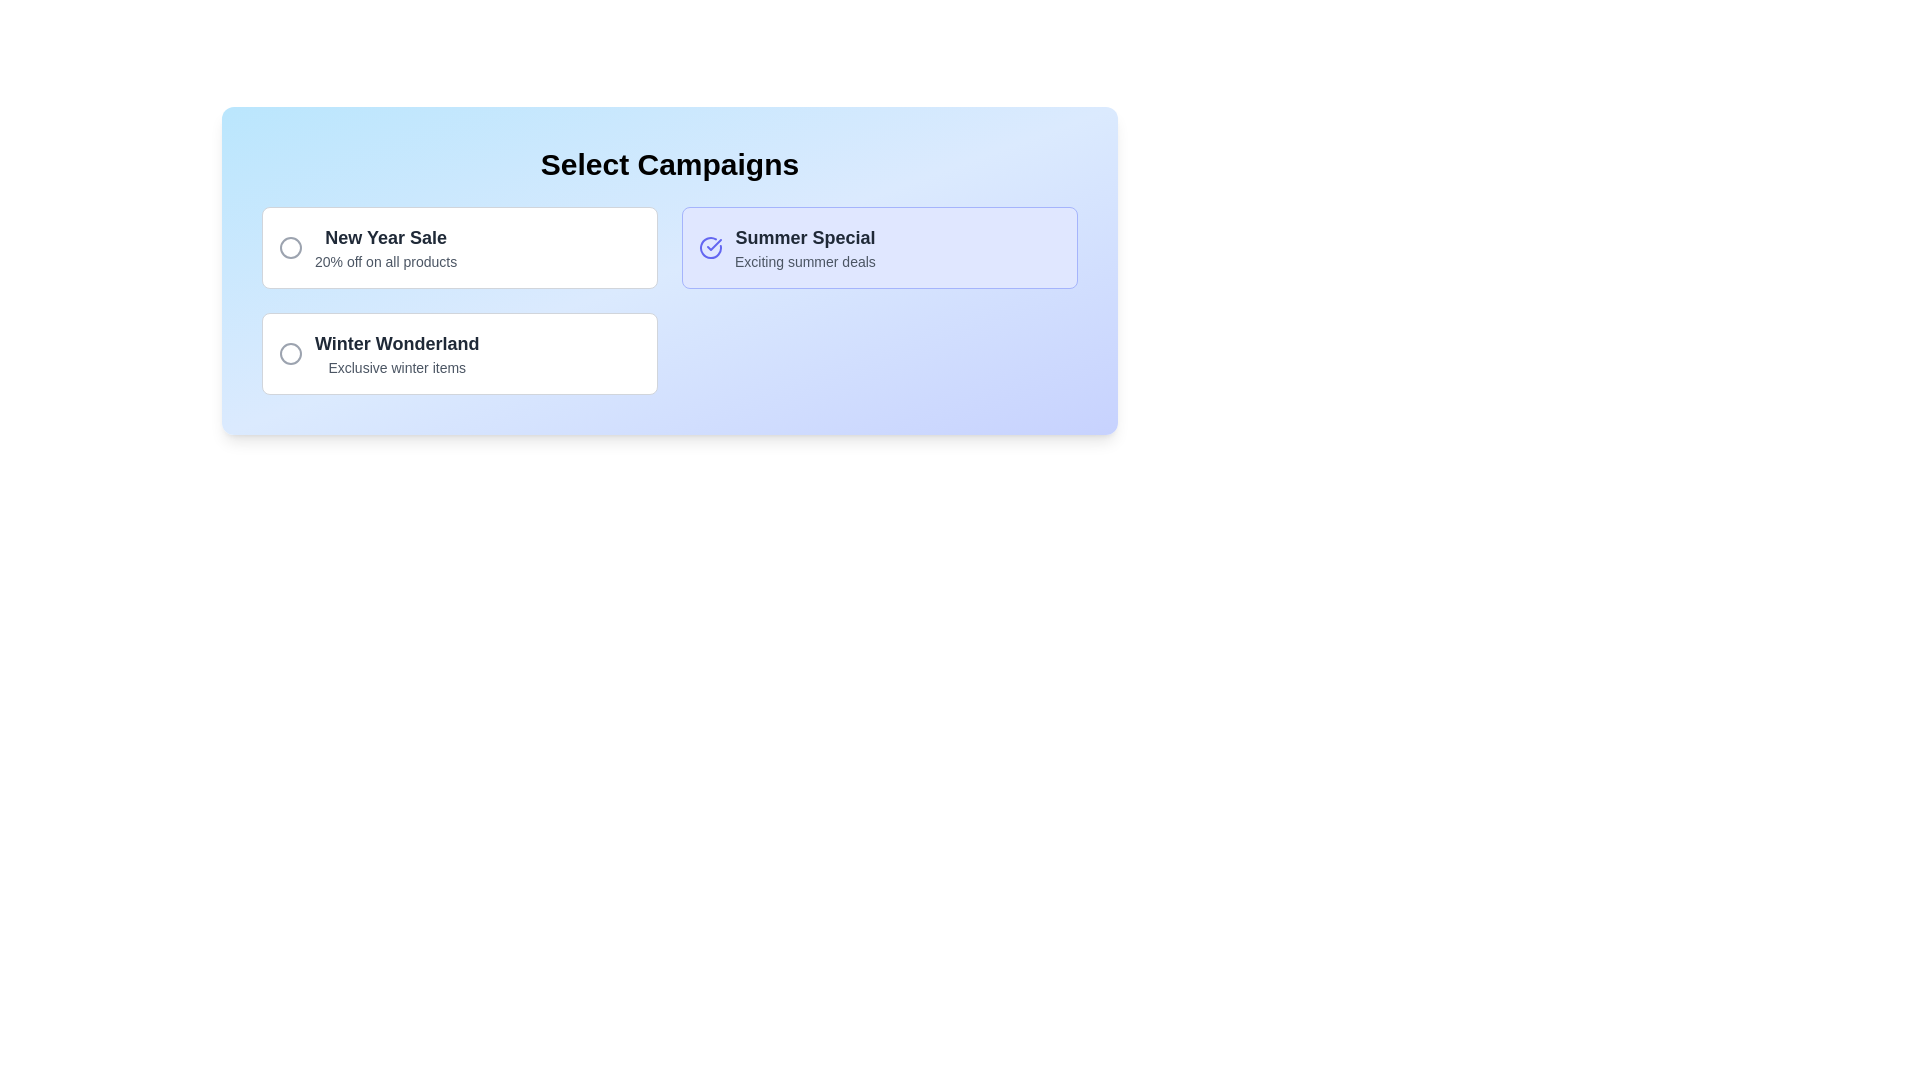 The width and height of the screenshot is (1920, 1080). Describe the element at coordinates (879, 246) in the screenshot. I see `the 'Summer Special' card, which is a rectangular card with a light indigo background, bold title 'Summer Special' in black, and a subtitle 'Exciting summer deals' in gray` at that location.